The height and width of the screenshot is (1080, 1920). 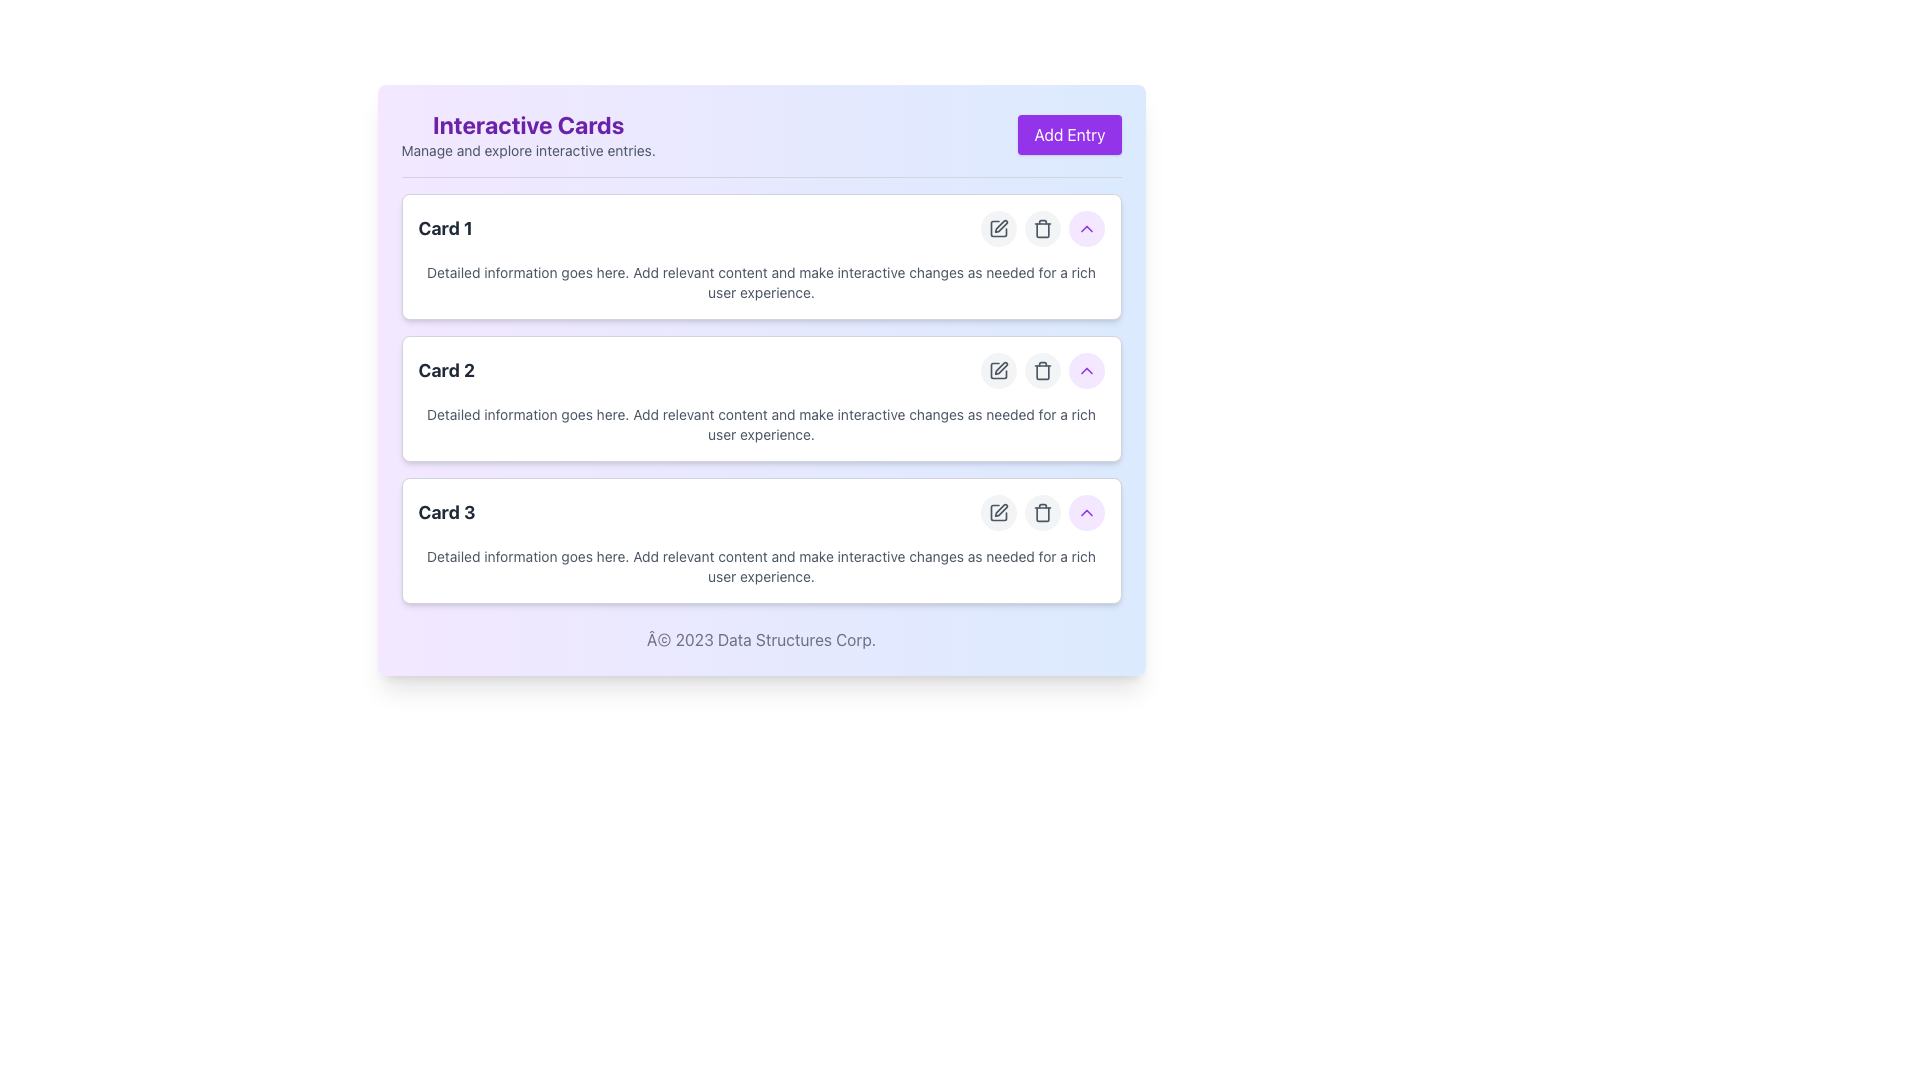 What do you see at coordinates (1085, 512) in the screenshot?
I see `the small rounded button with a purple background and an upward chevron icon located in the third card of a vertical list, positioned to the right of the trash can icon` at bounding box center [1085, 512].